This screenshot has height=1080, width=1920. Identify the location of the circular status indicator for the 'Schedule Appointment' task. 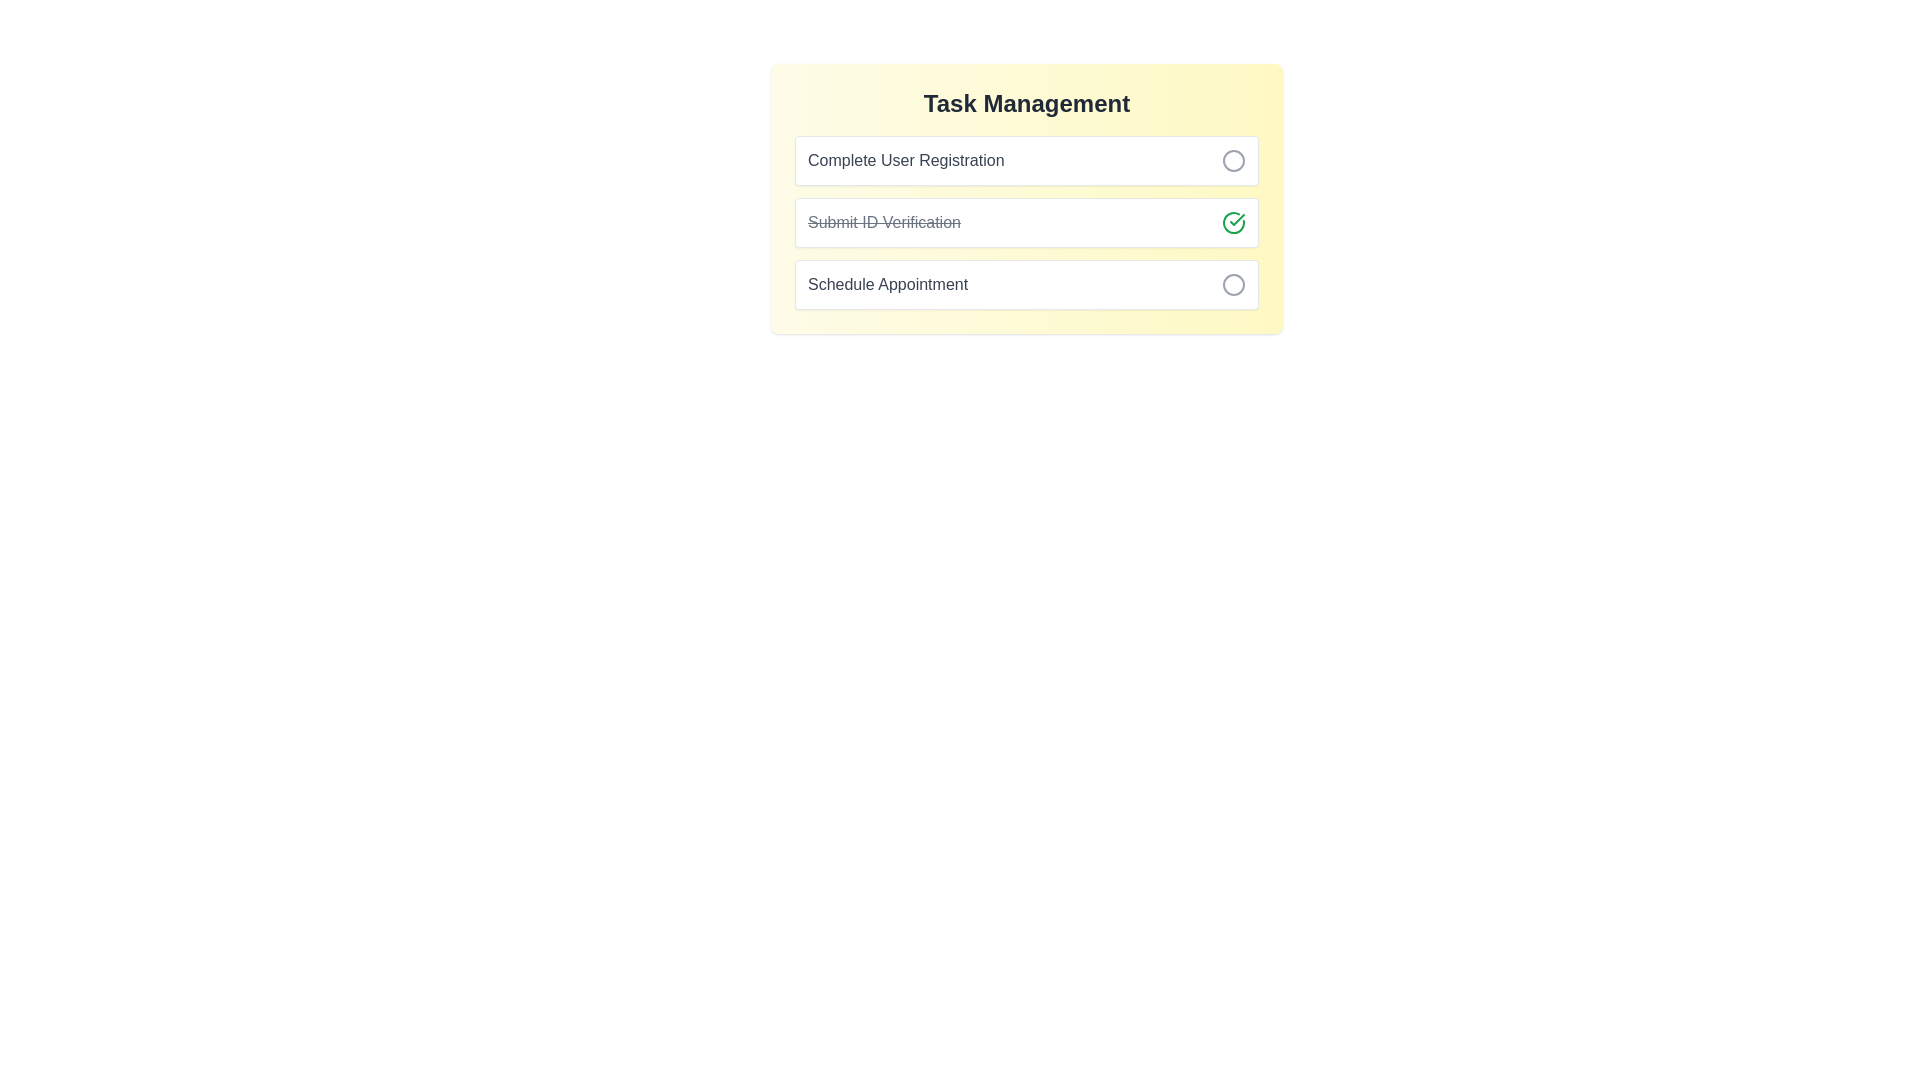
(1232, 285).